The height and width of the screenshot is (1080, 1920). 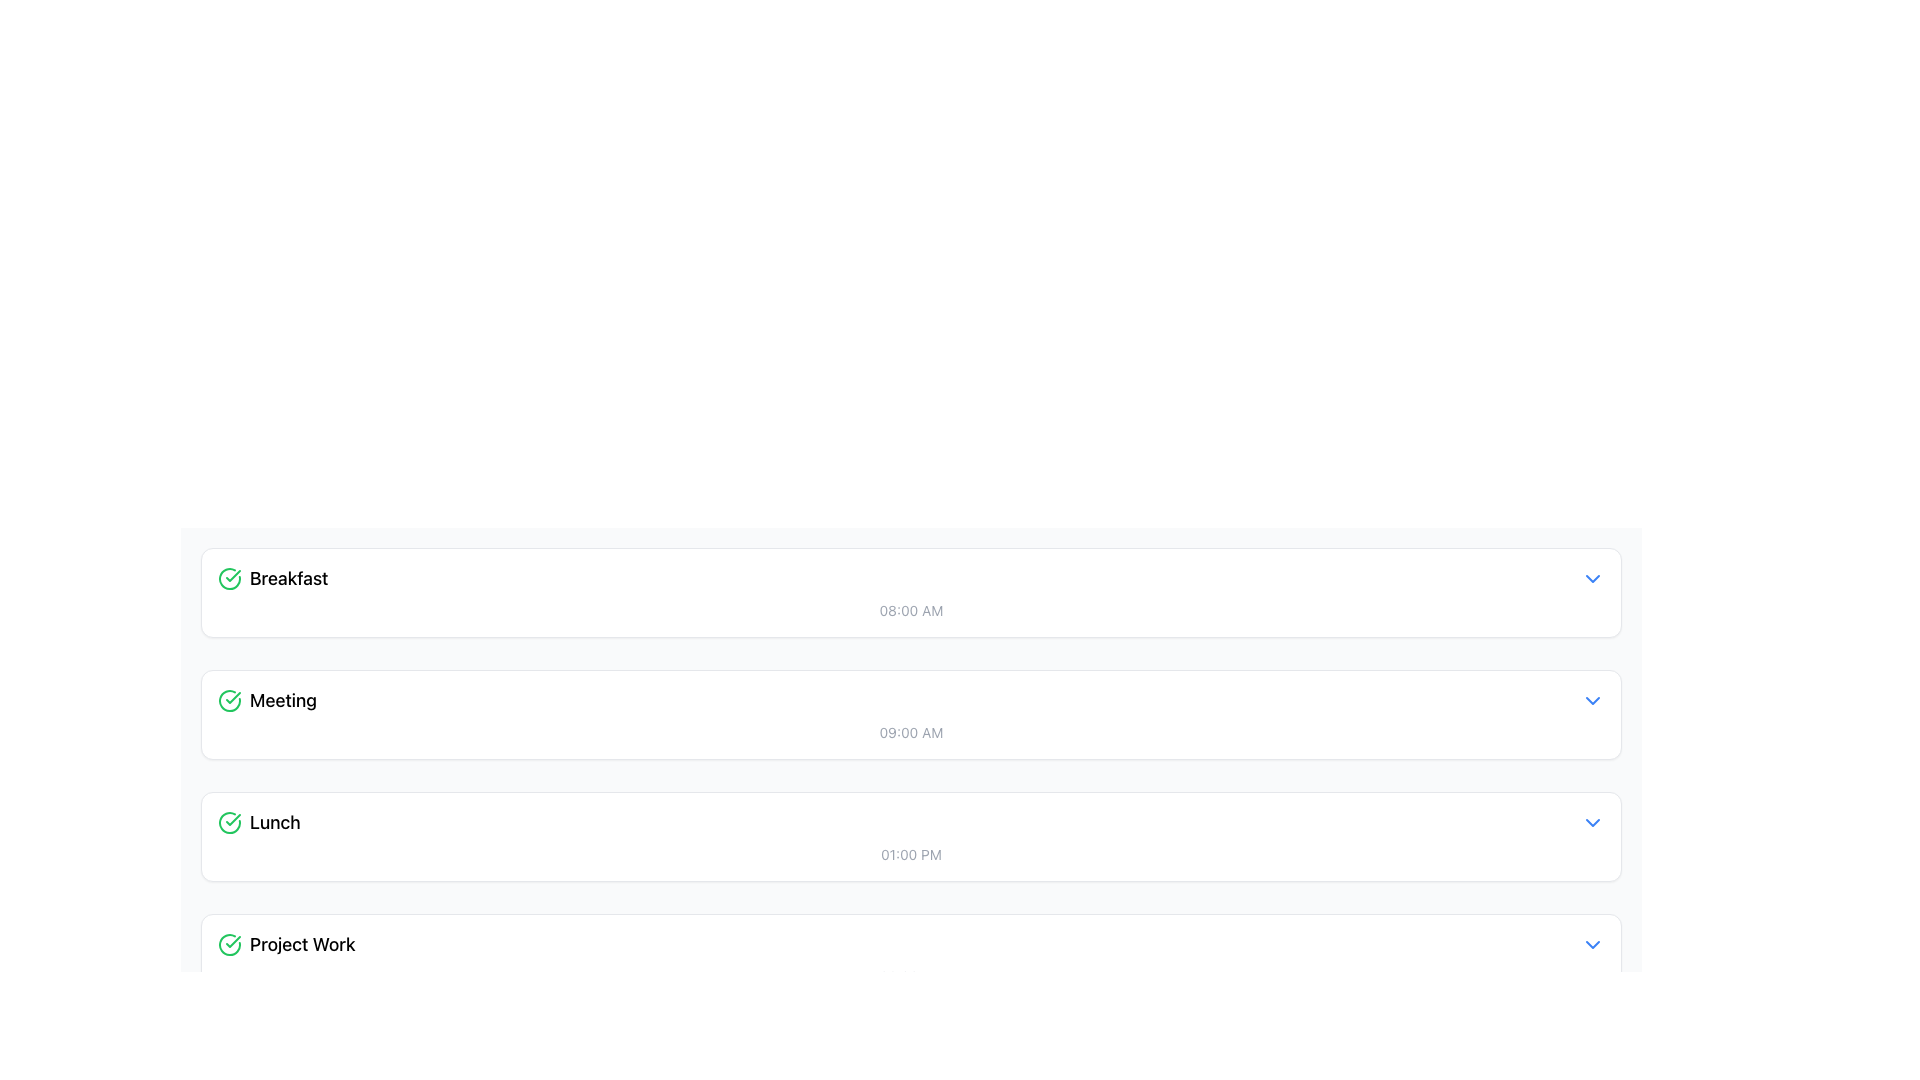 What do you see at coordinates (910, 713) in the screenshot?
I see `the scheduled item card labeled 'Meeting' at 09:00 AM, which is the second item in the vertically listed schedule` at bounding box center [910, 713].